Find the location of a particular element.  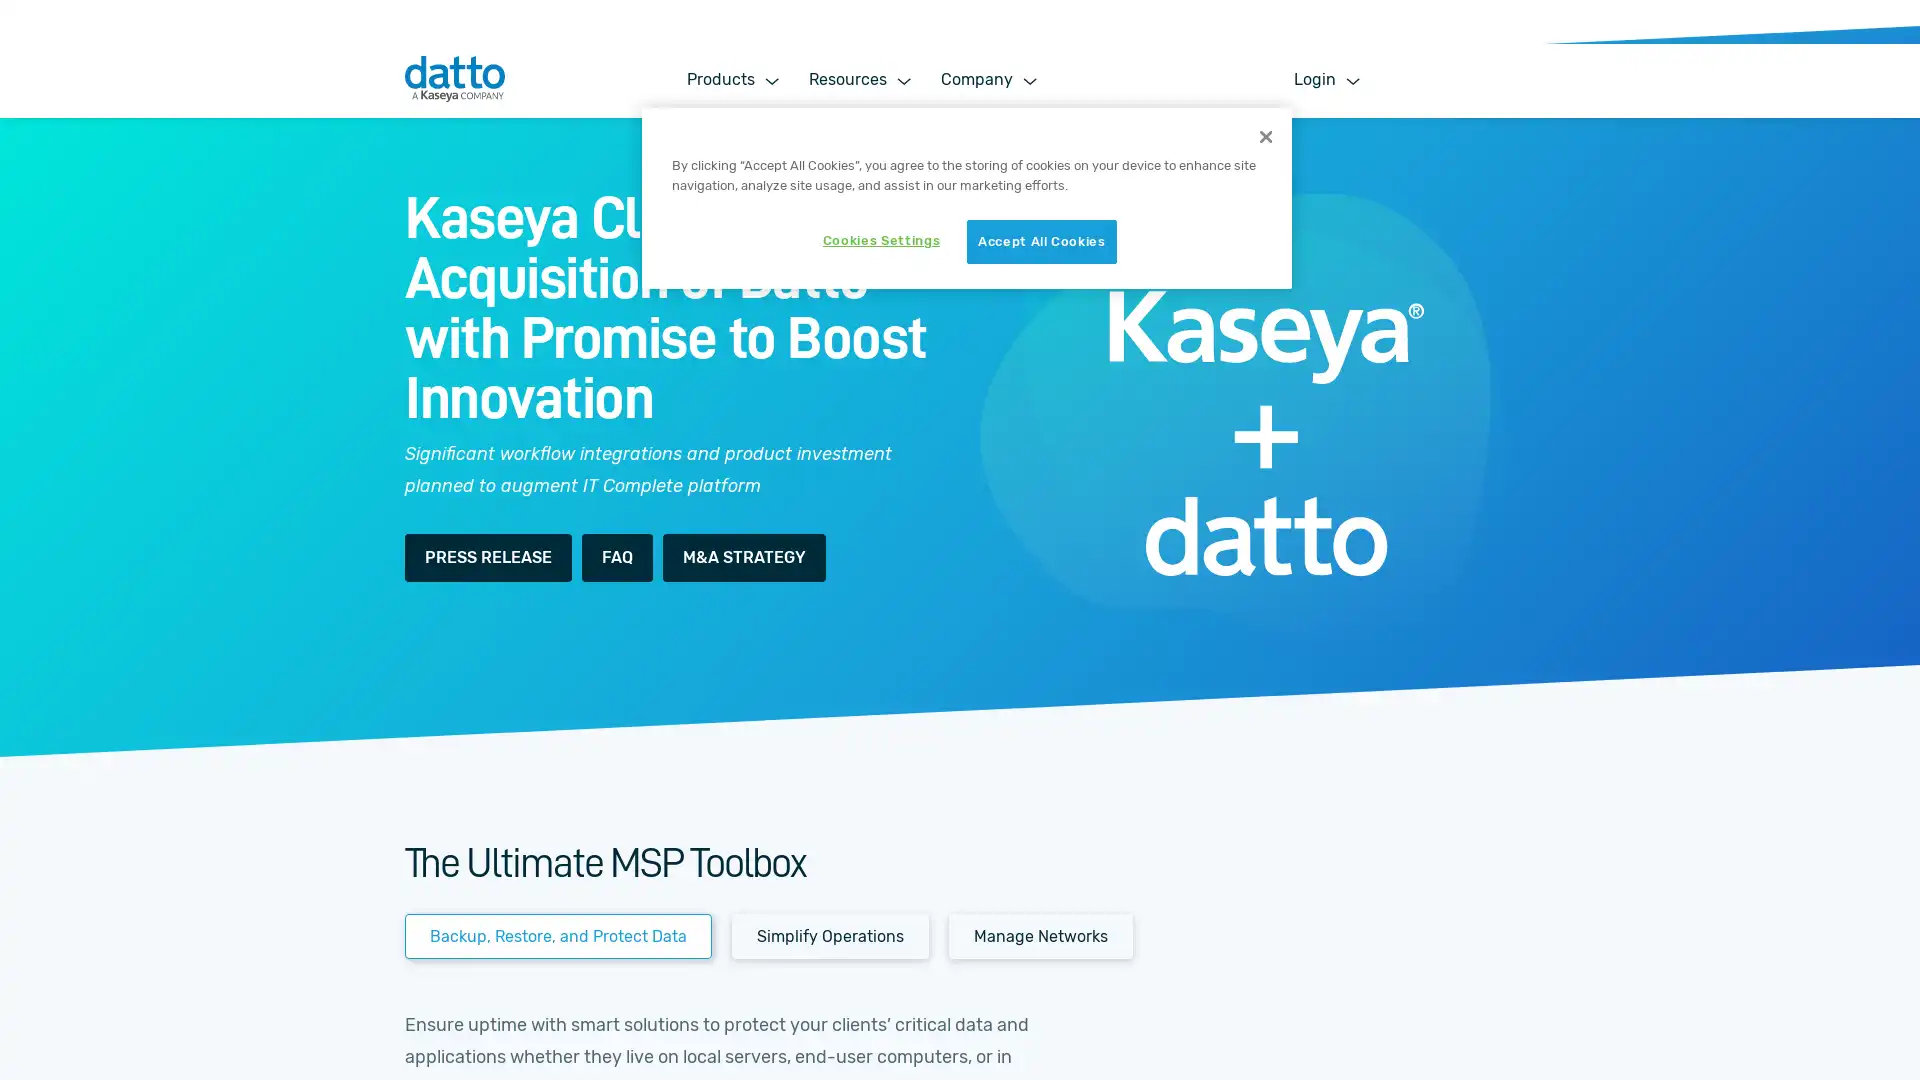

Accept All Cookies is located at coordinates (1040, 241).